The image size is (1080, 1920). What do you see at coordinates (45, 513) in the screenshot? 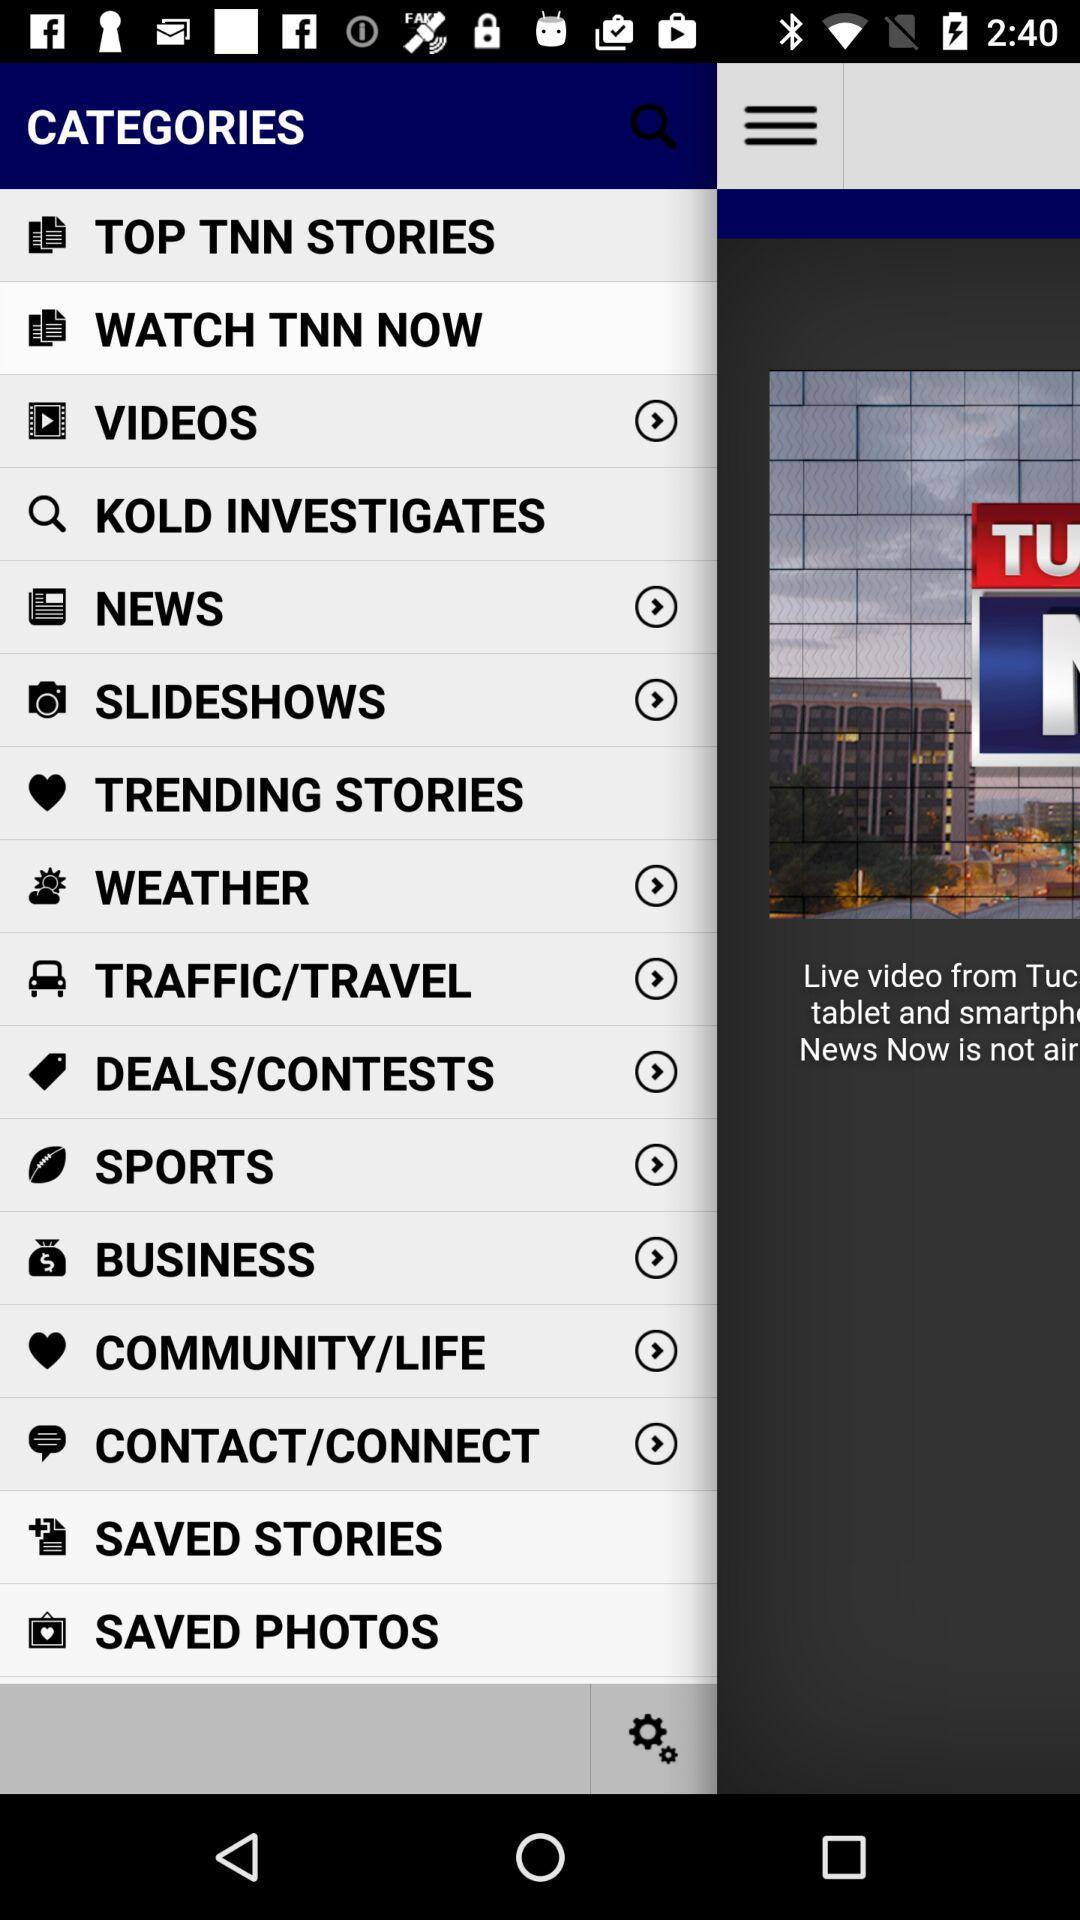
I see `the 4th icon` at bounding box center [45, 513].